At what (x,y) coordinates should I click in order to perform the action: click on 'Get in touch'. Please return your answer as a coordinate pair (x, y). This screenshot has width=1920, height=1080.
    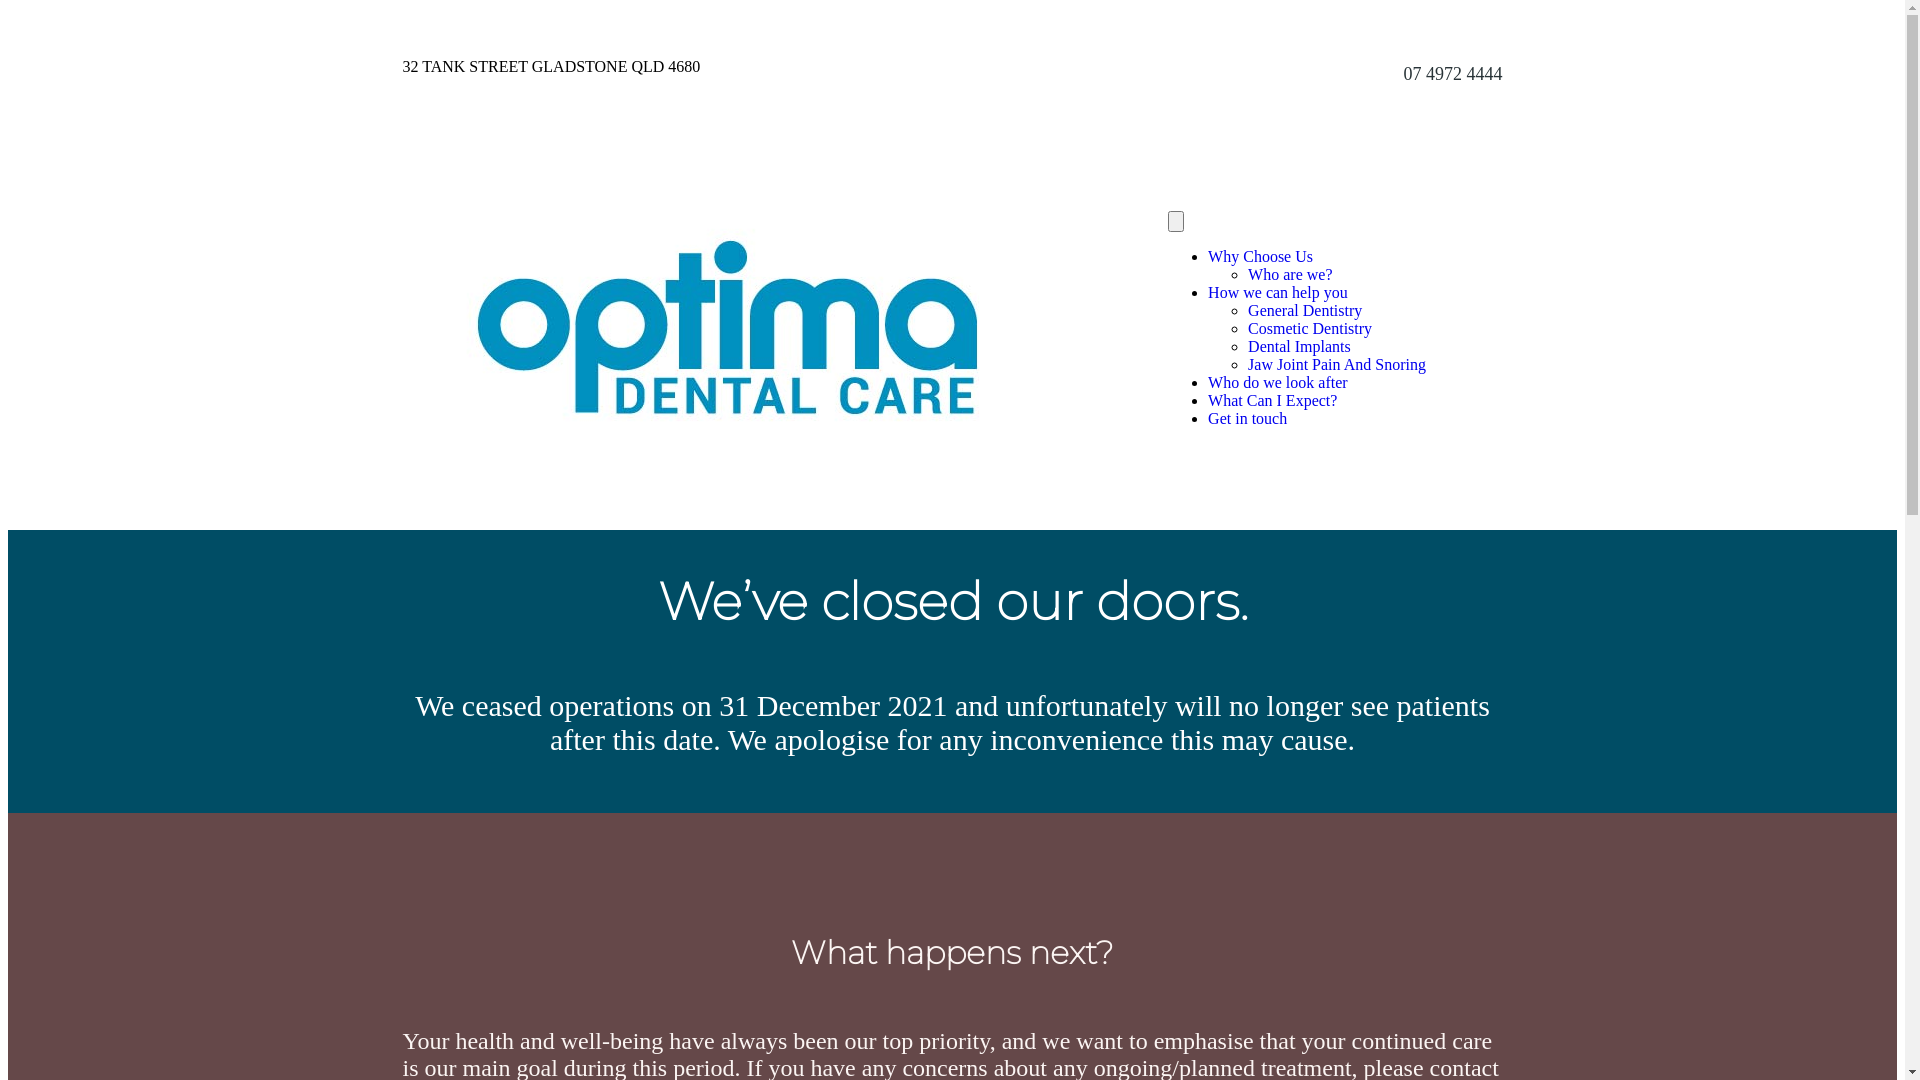
    Looking at the image, I should click on (1246, 417).